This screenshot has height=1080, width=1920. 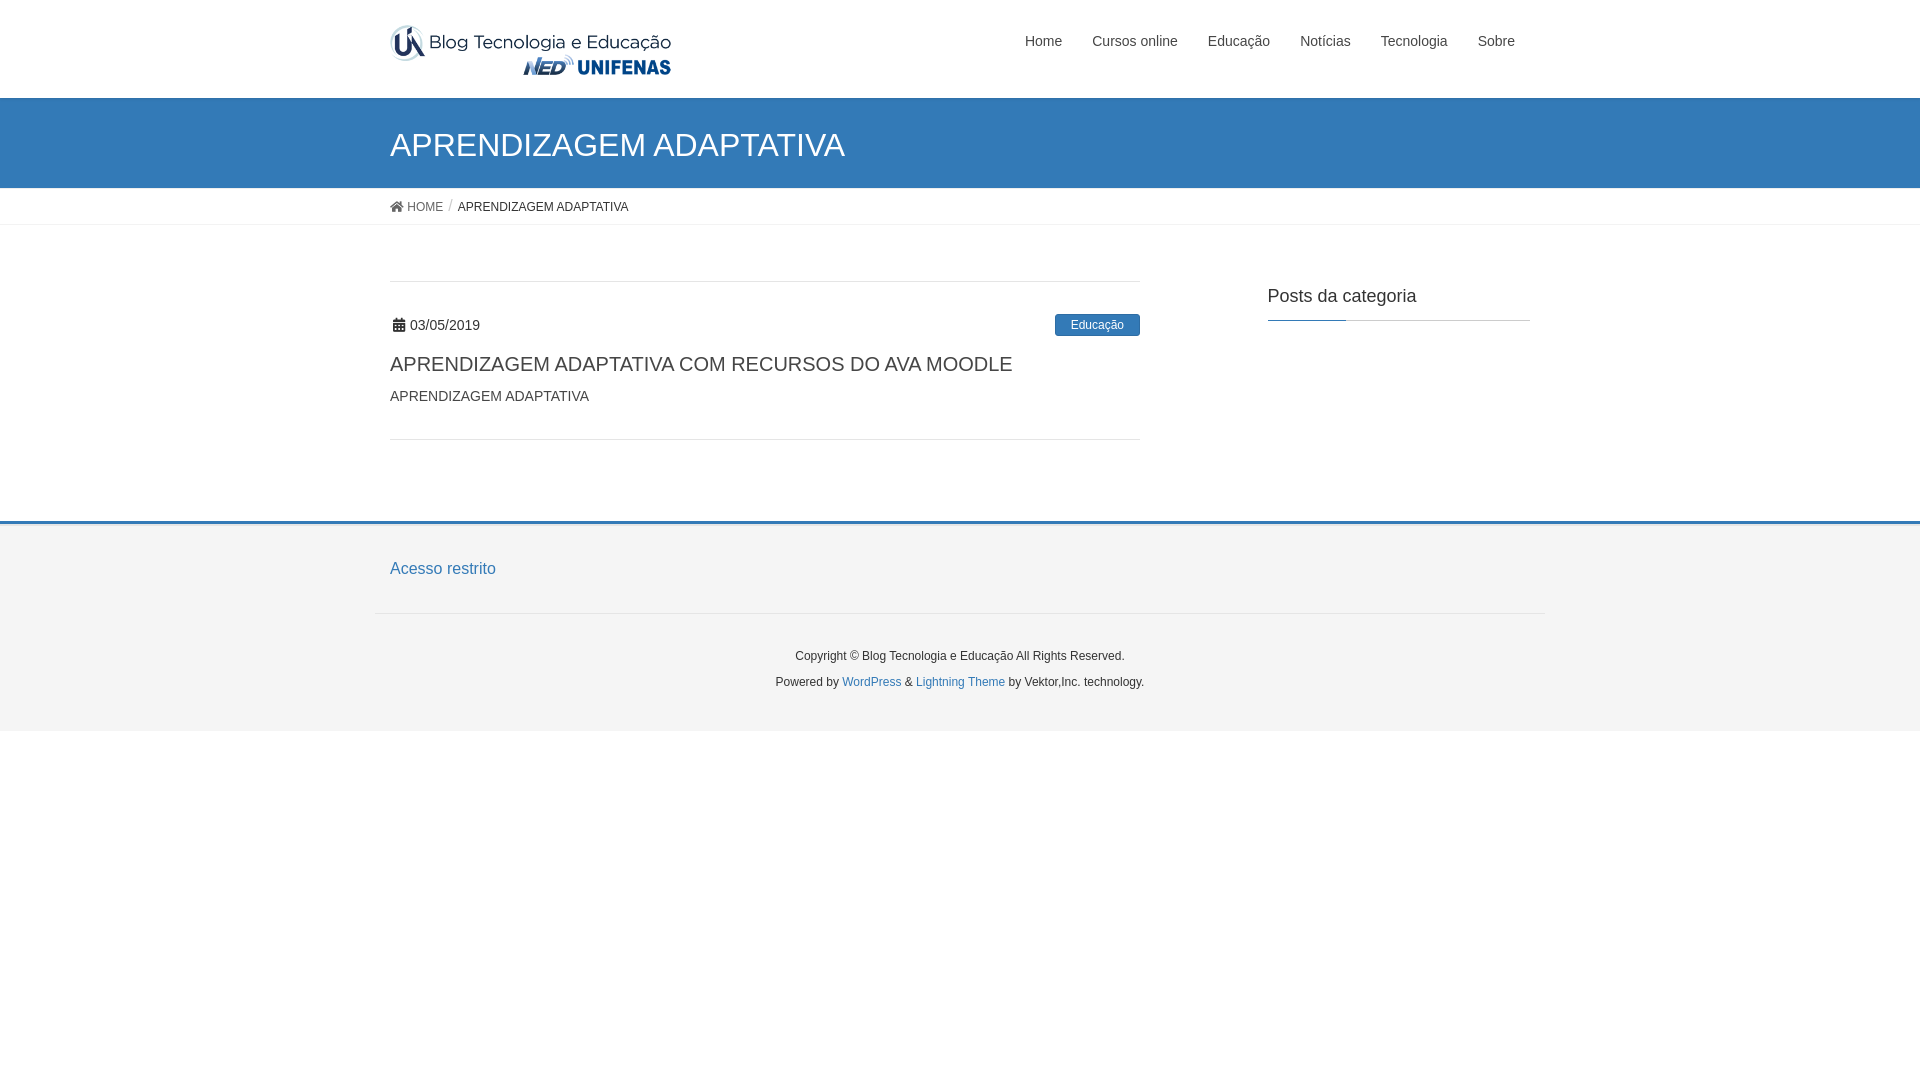 I want to click on 'APRENDIZAGEM ADAPTATIVA', so click(x=389, y=396).